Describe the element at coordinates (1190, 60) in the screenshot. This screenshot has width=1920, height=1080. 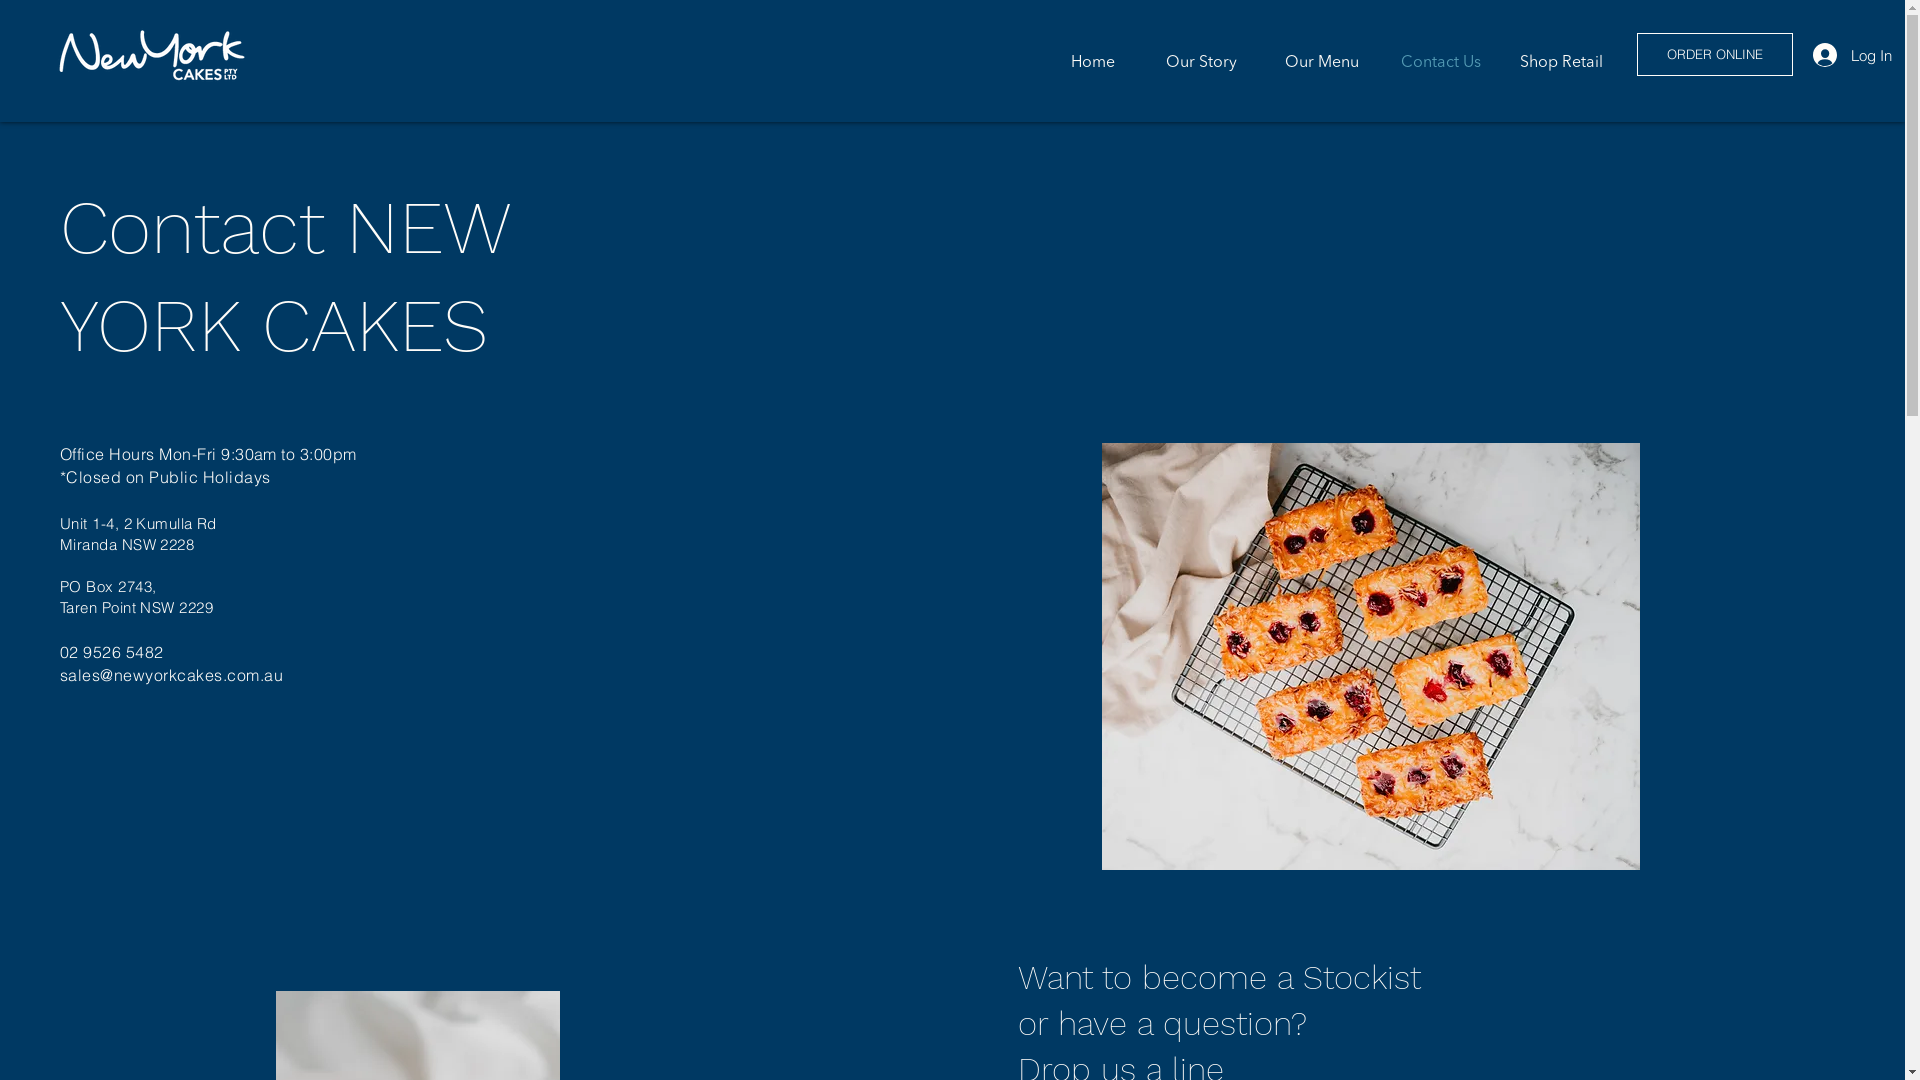
I see `'Our Story'` at that location.